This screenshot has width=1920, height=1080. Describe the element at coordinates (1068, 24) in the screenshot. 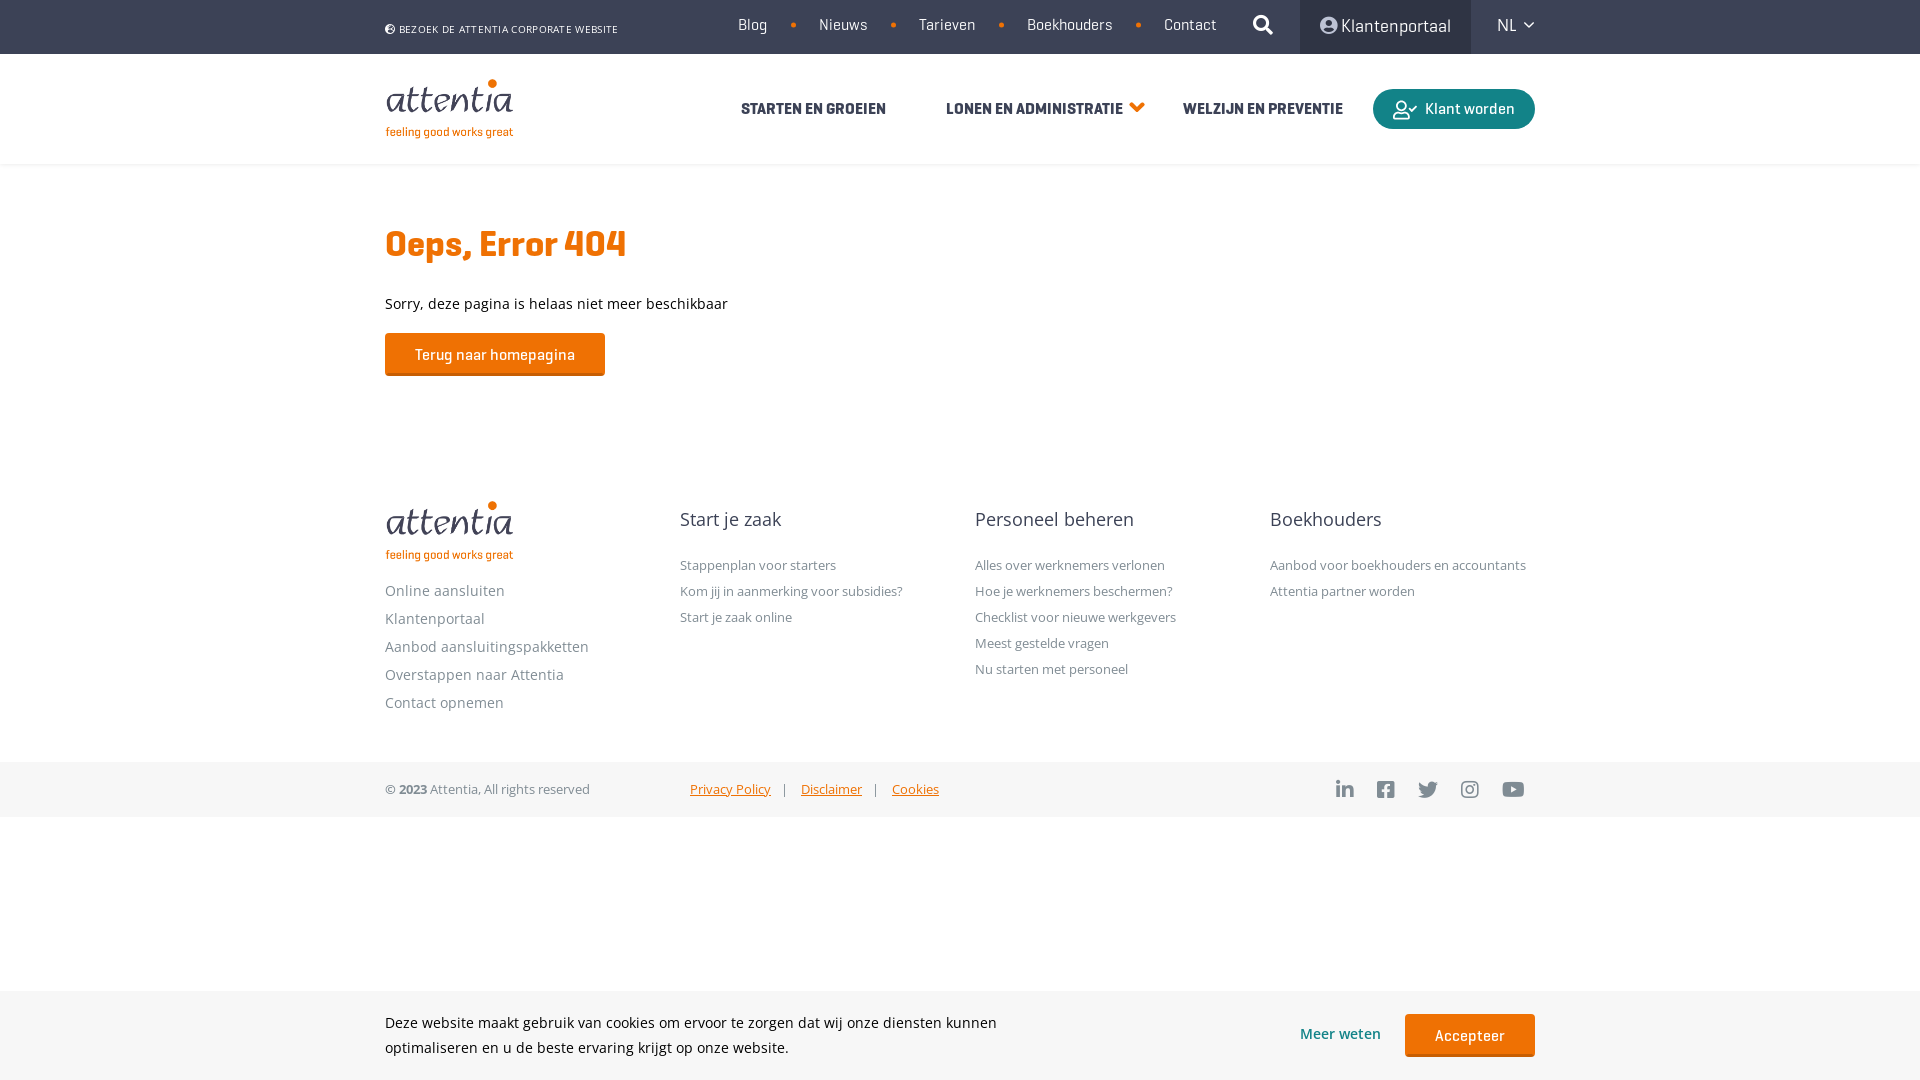

I see `'Boekhouders'` at that location.